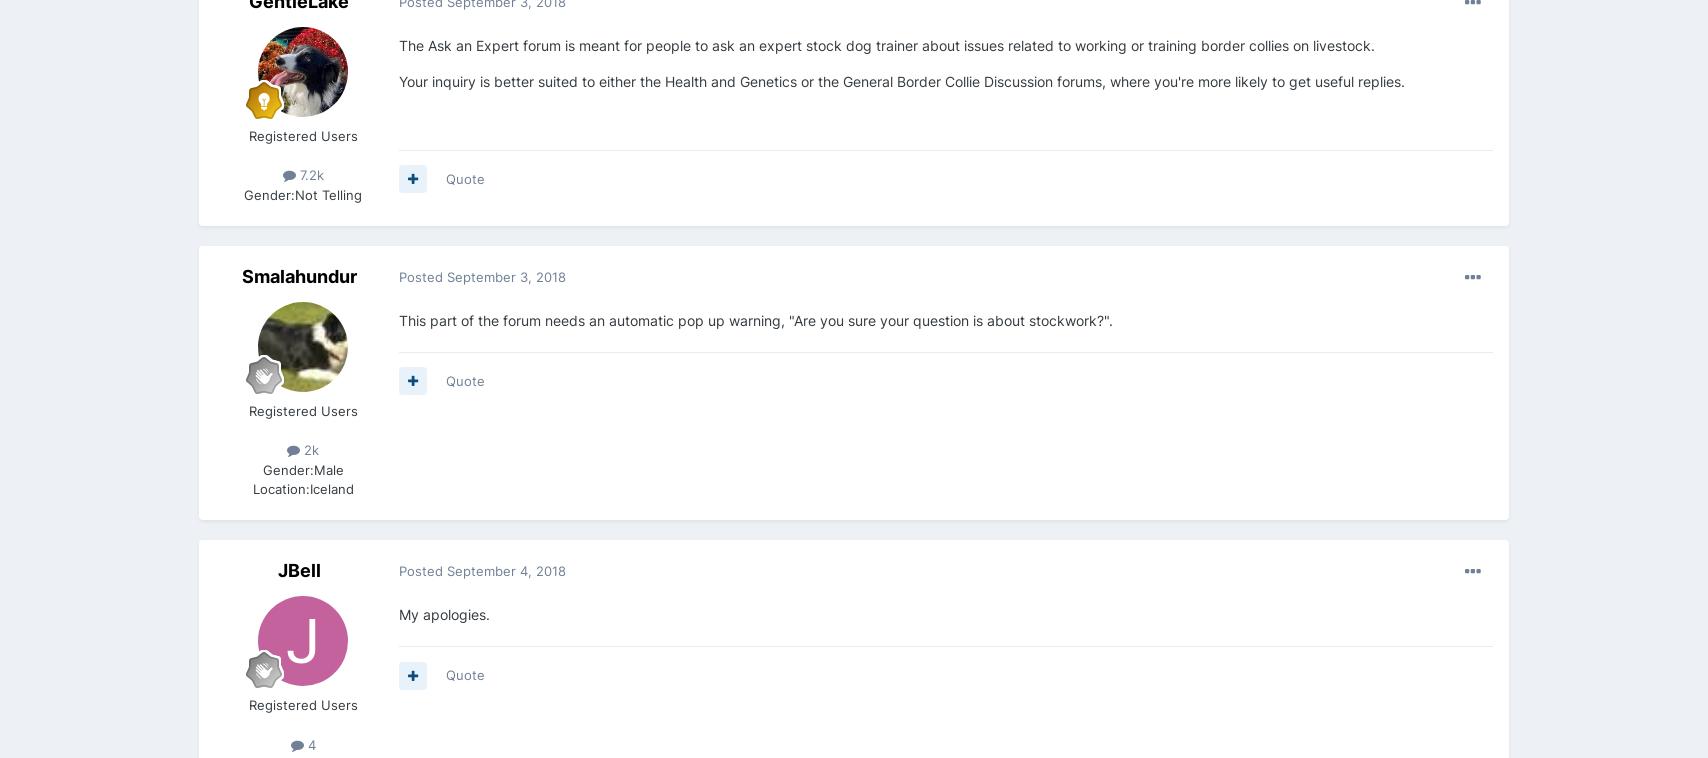 This screenshot has height=758, width=1708. I want to click on 'September 4, 2018', so click(506, 570).